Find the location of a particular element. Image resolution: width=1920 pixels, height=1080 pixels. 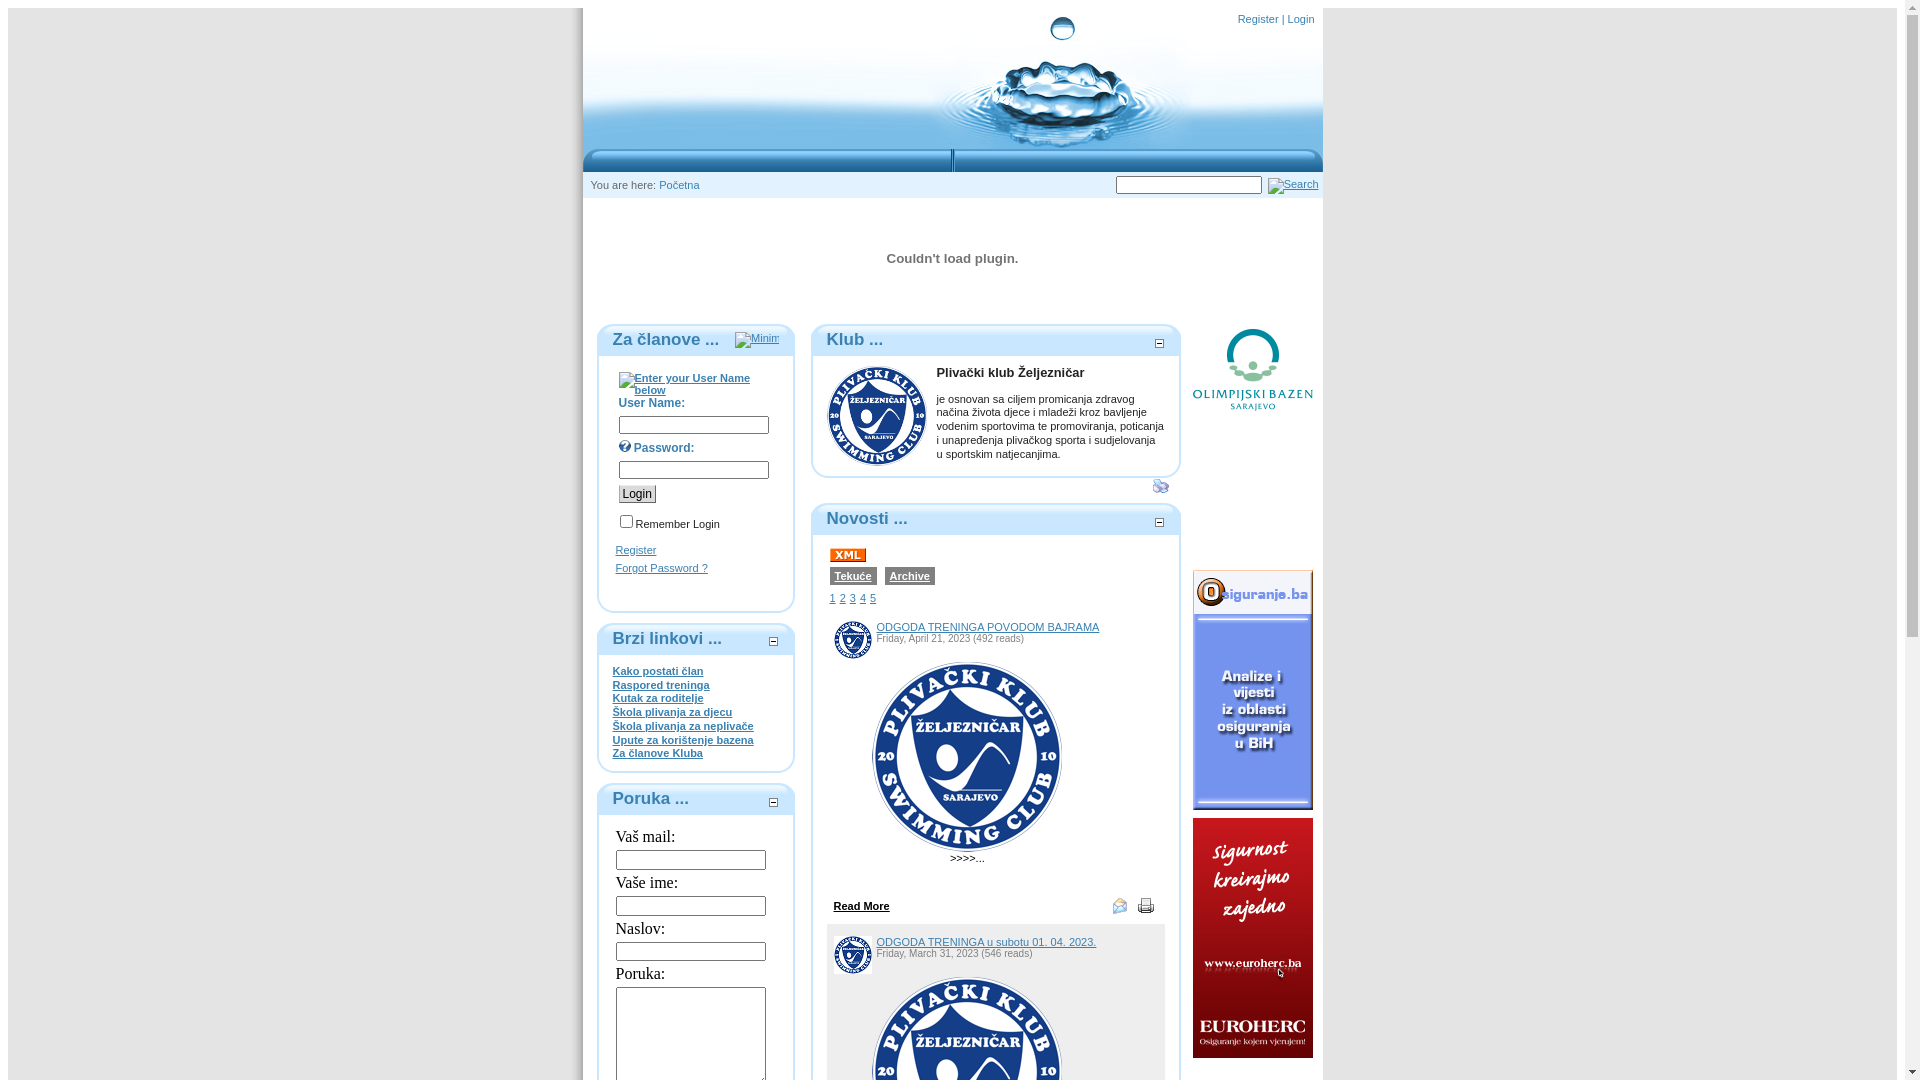

'Print' is located at coordinates (1160, 486).